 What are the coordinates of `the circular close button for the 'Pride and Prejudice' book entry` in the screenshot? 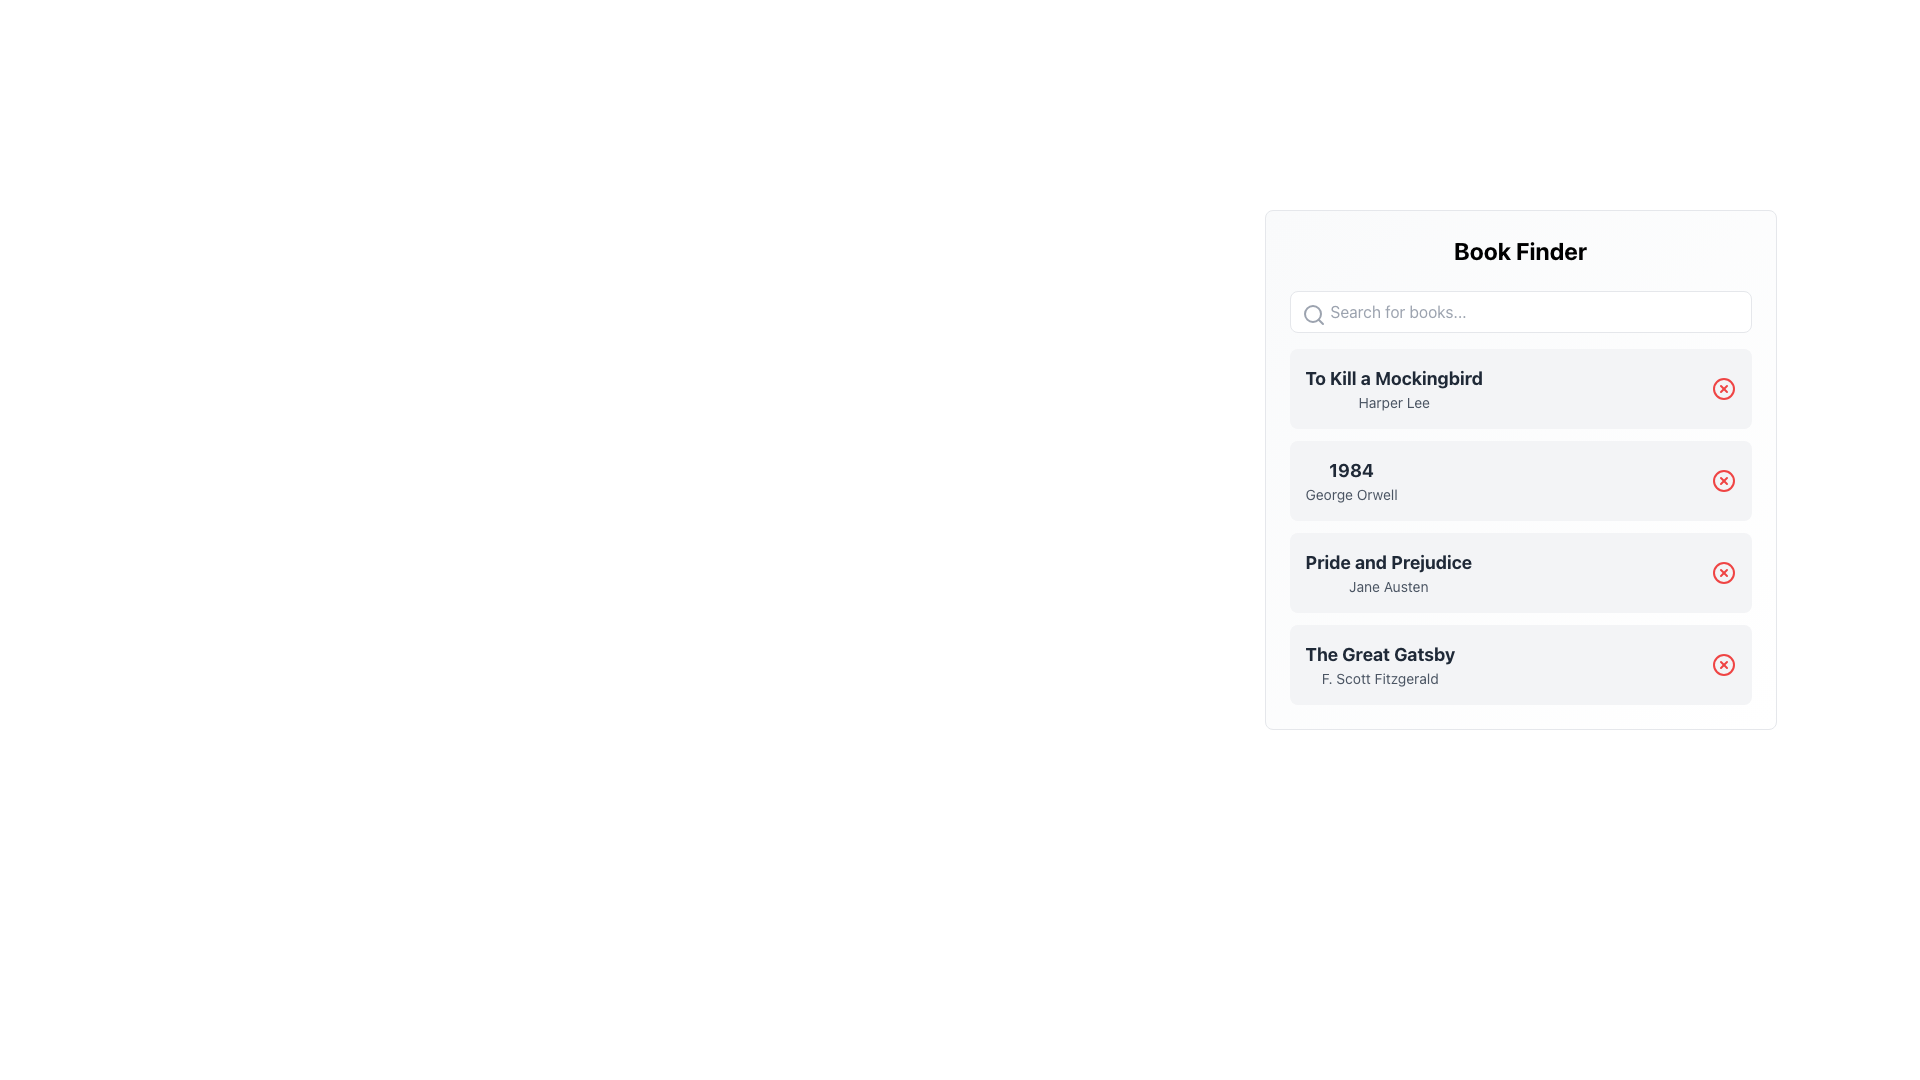 It's located at (1722, 573).